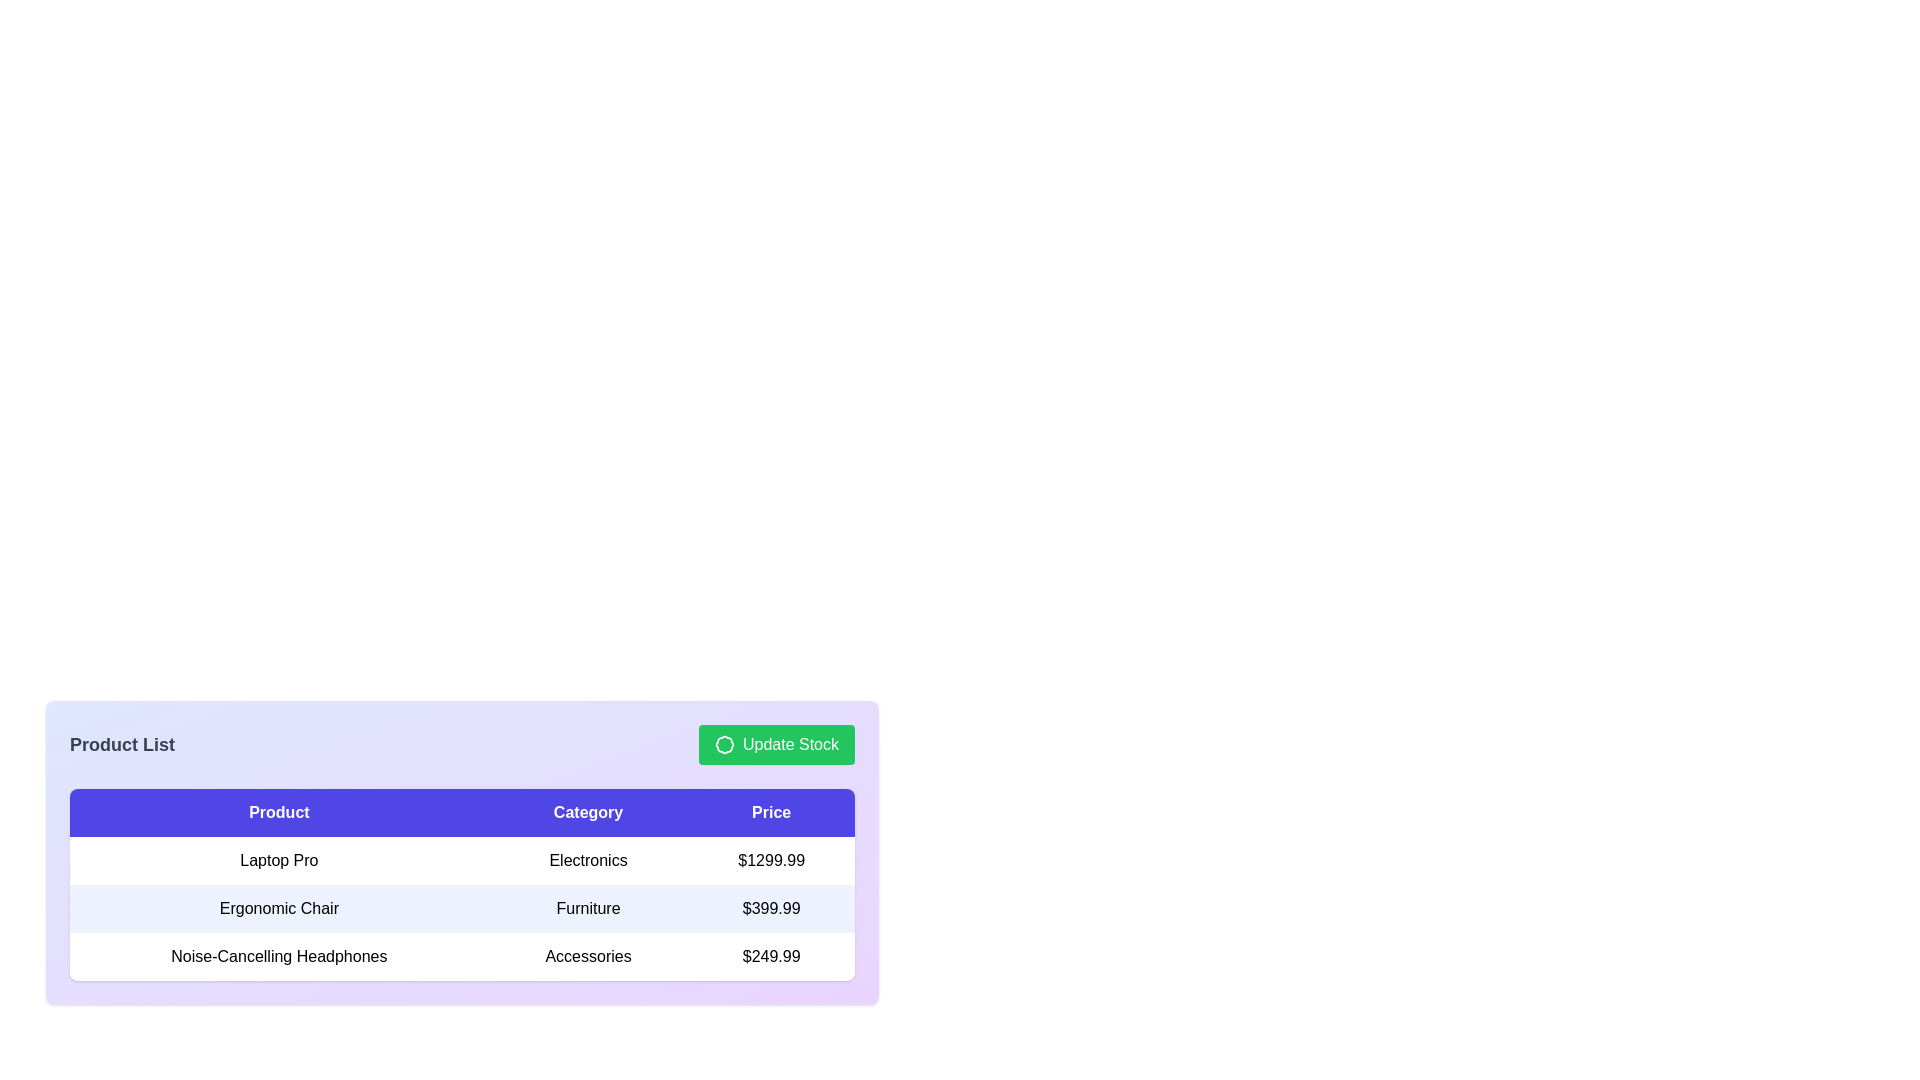  What do you see at coordinates (461, 909) in the screenshot?
I see `the second row in the product table that displays detailed information about a product, positioned between 'Laptop Pro' and 'Noise-Cancelling Headphones'` at bounding box center [461, 909].